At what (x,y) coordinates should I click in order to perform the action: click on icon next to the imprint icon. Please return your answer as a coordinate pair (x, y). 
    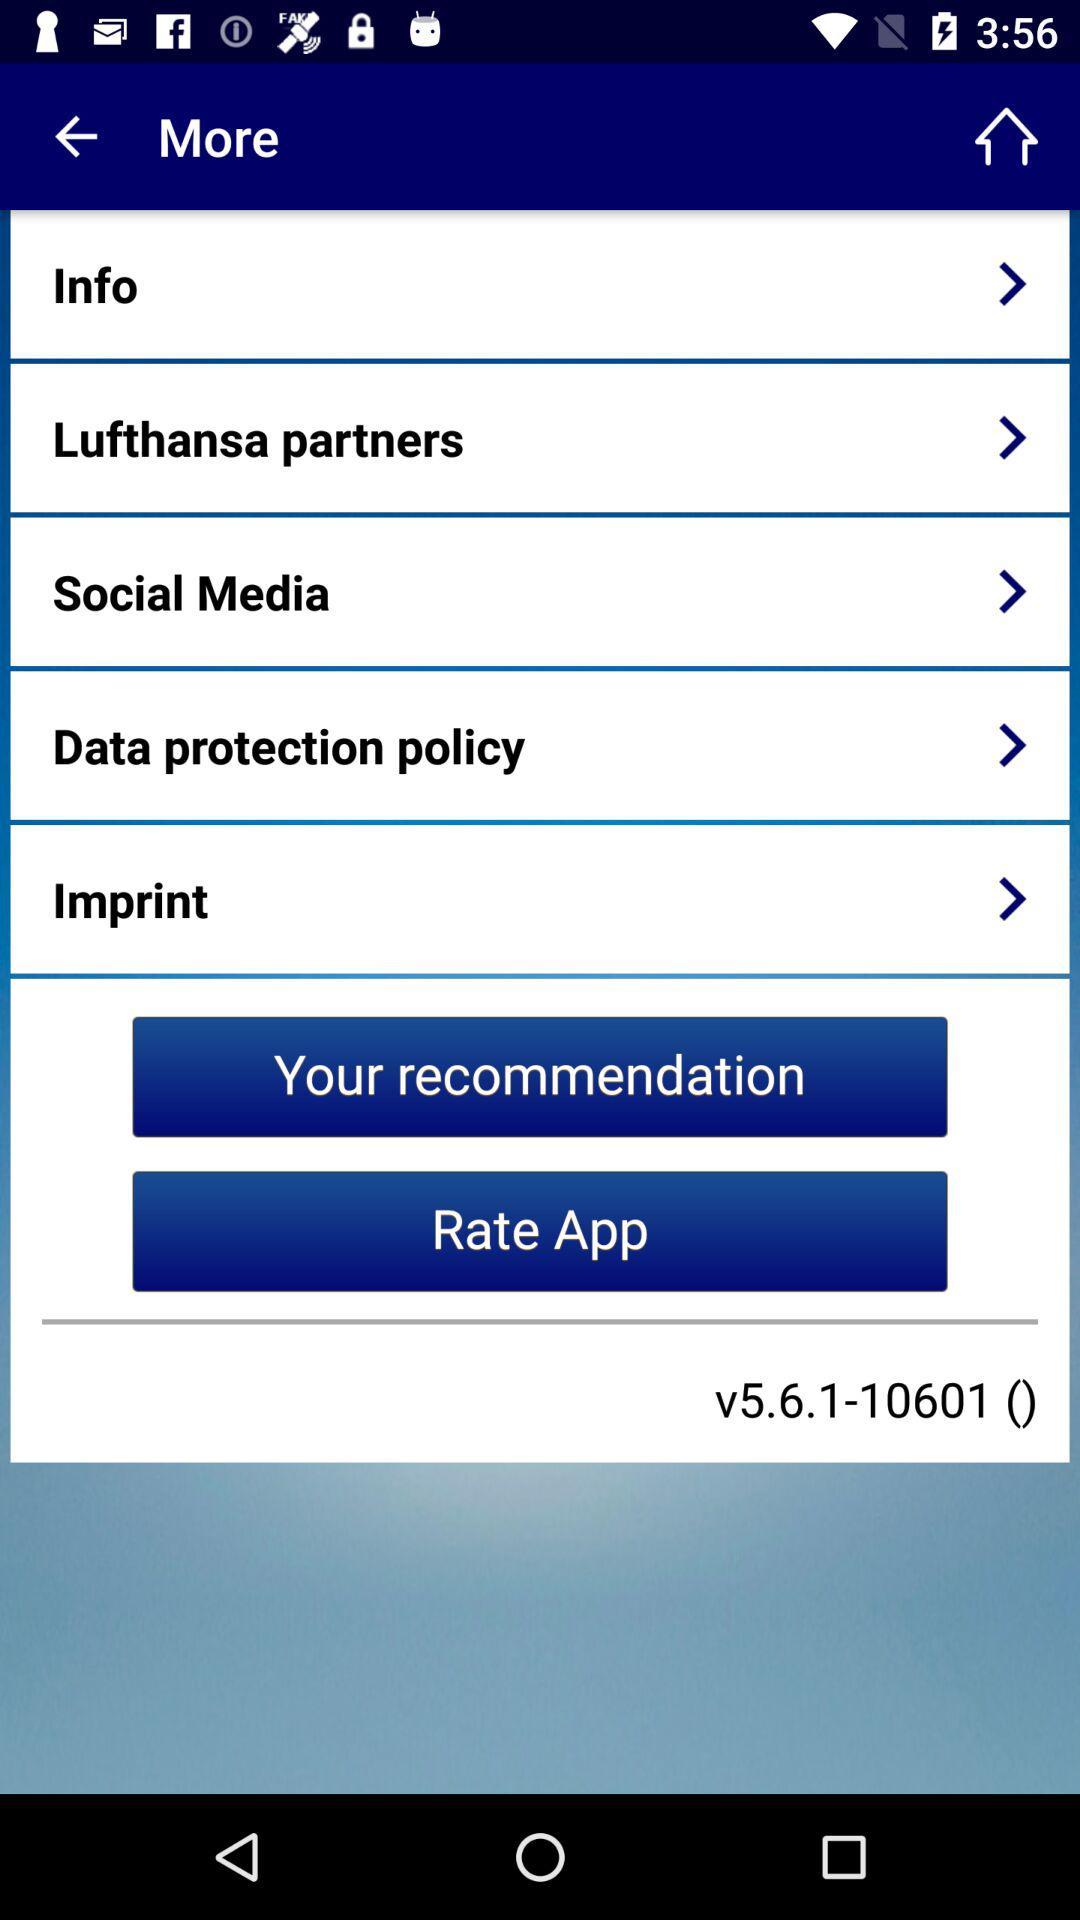
    Looking at the image, I should click on (1012, 897).